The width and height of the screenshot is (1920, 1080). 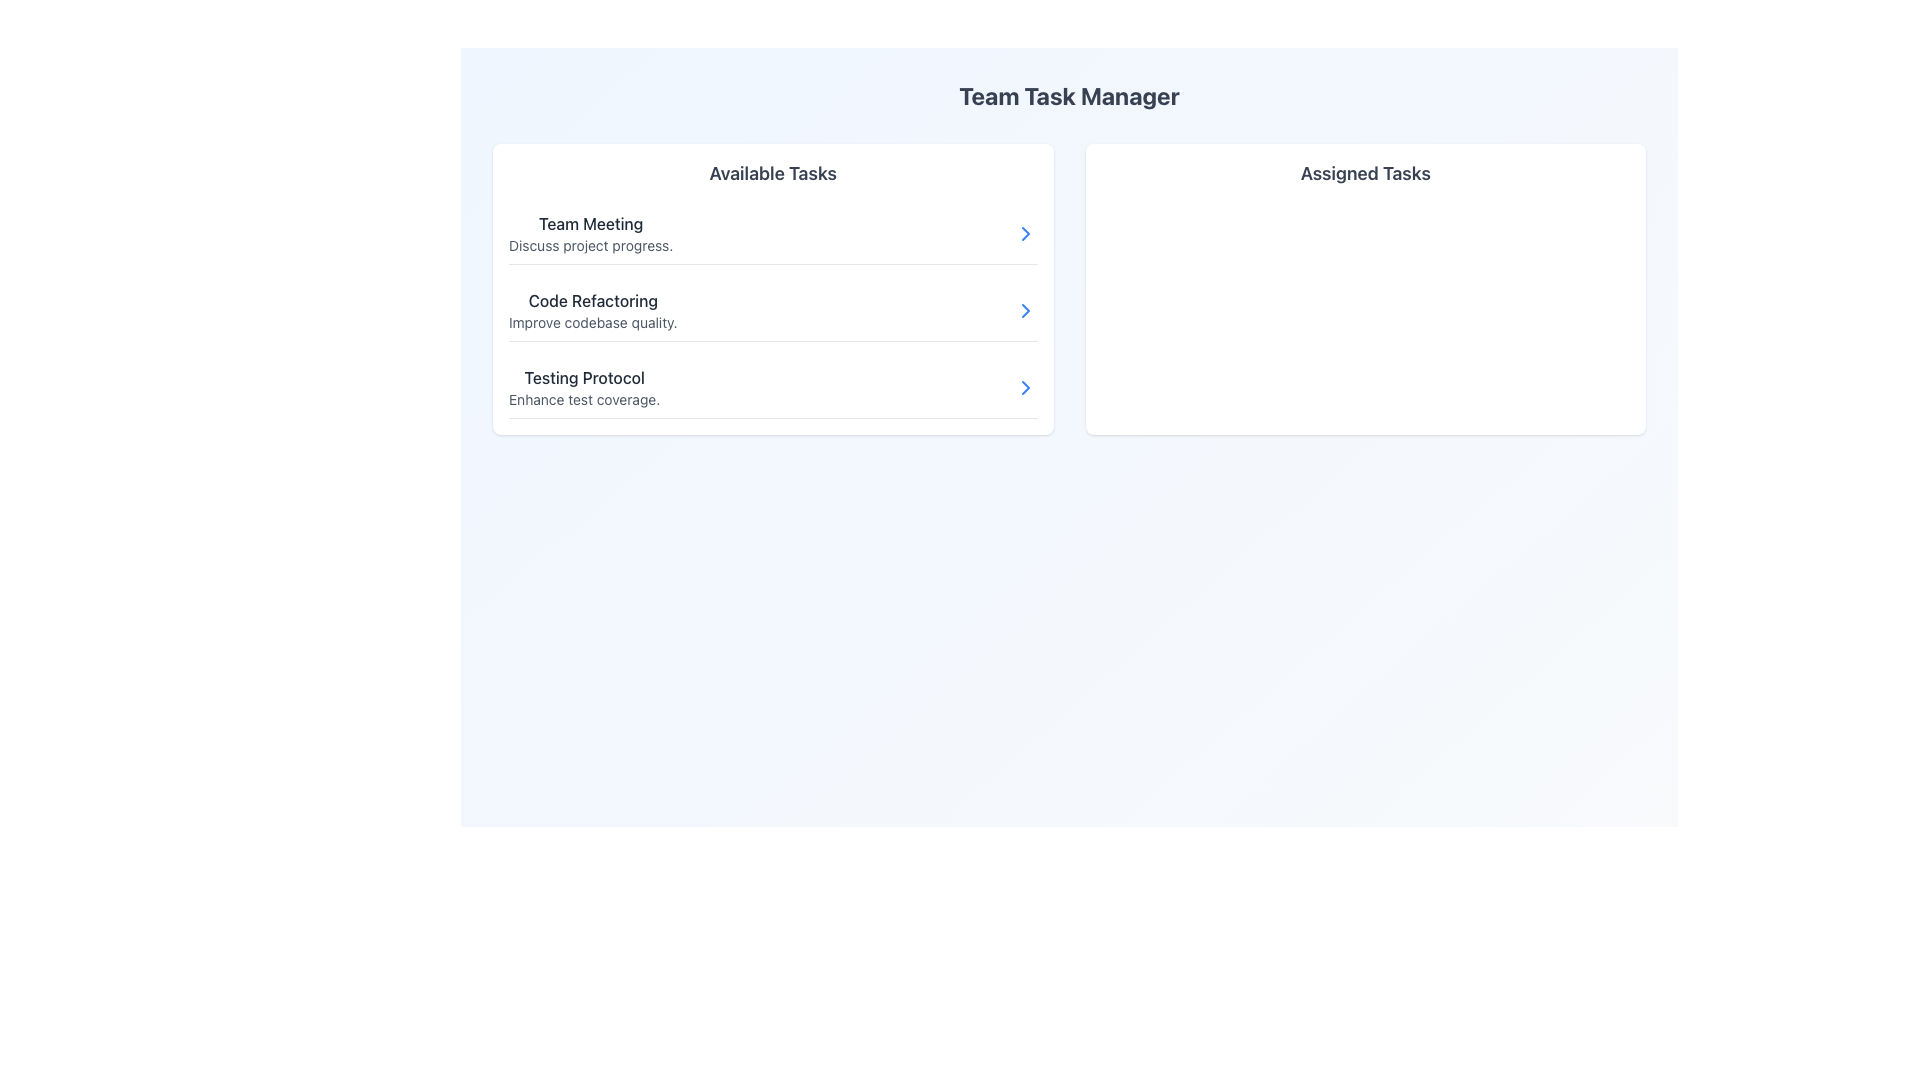 I want to click on the third list item under 'Available Tasks', so click(x=772, y=388).